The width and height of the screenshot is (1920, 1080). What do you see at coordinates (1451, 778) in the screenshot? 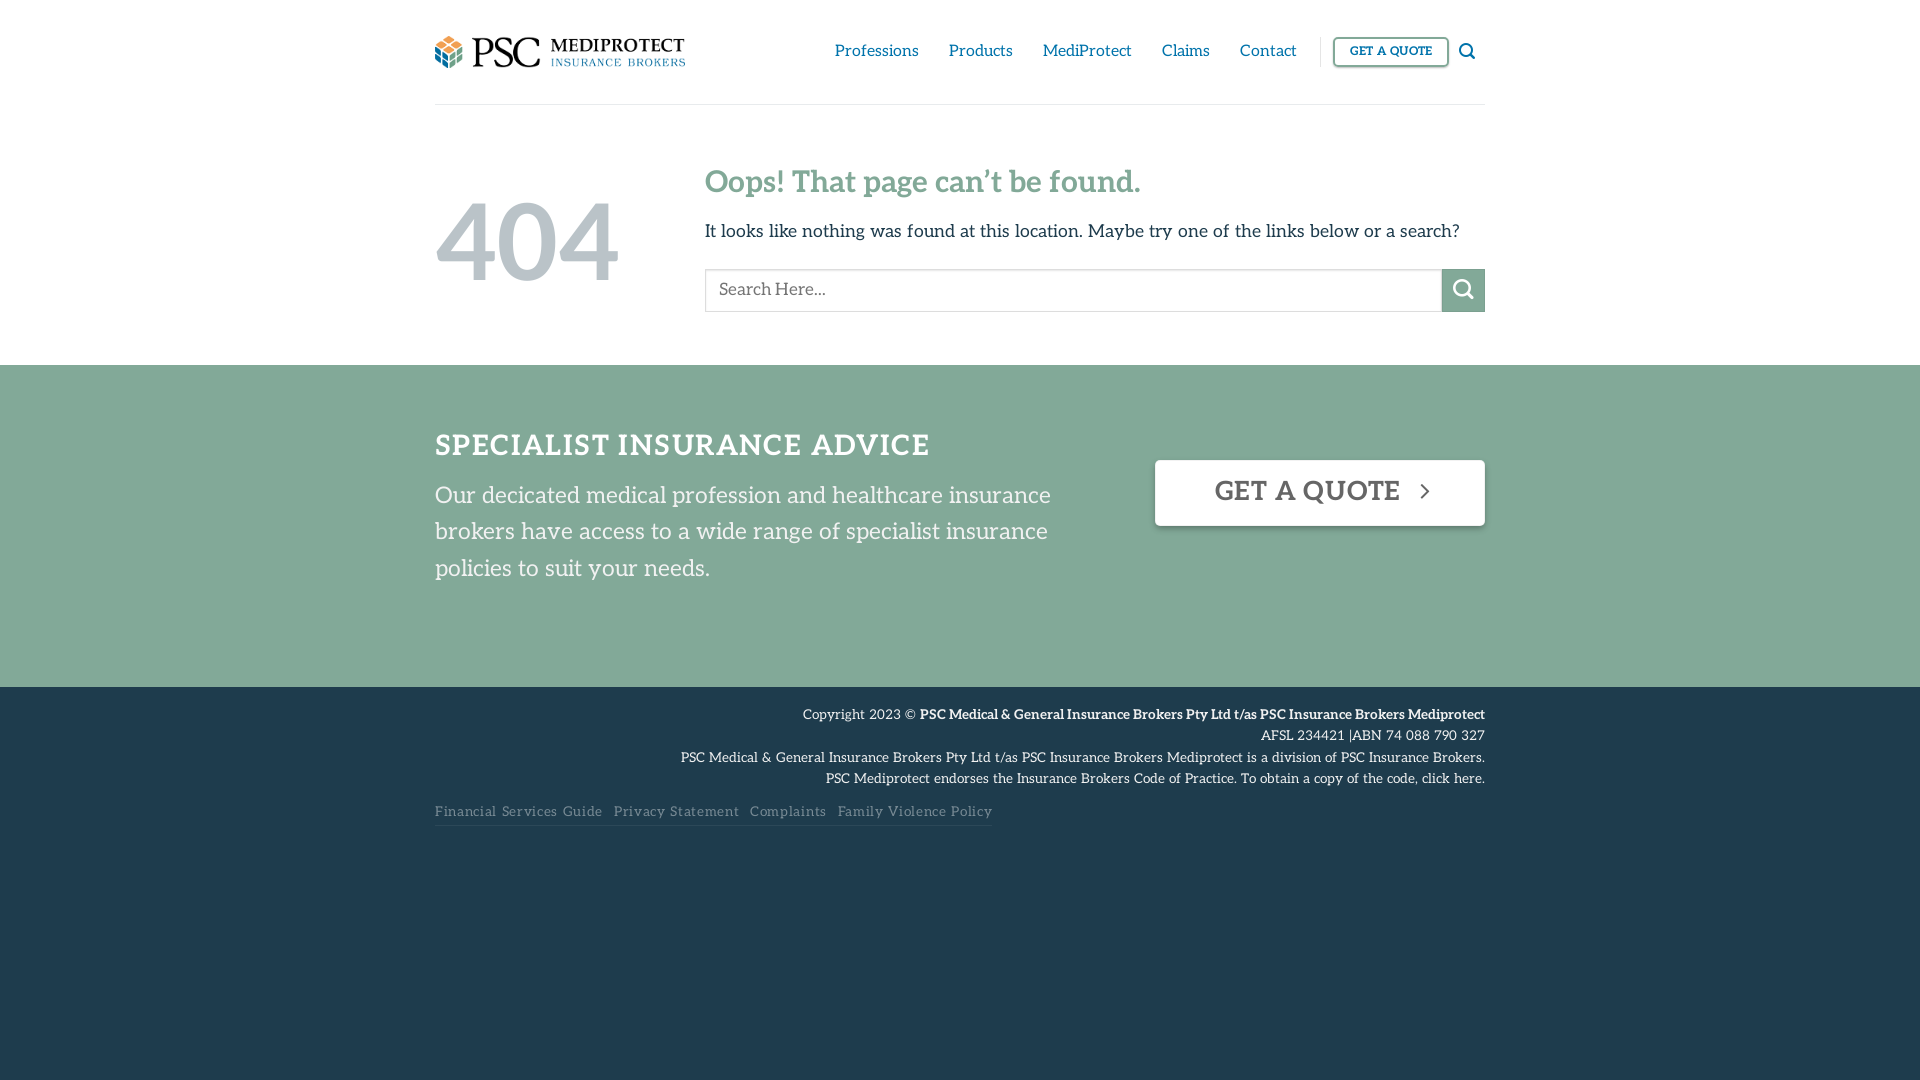
I see `'click here'` at bounding box center [1451, 778].